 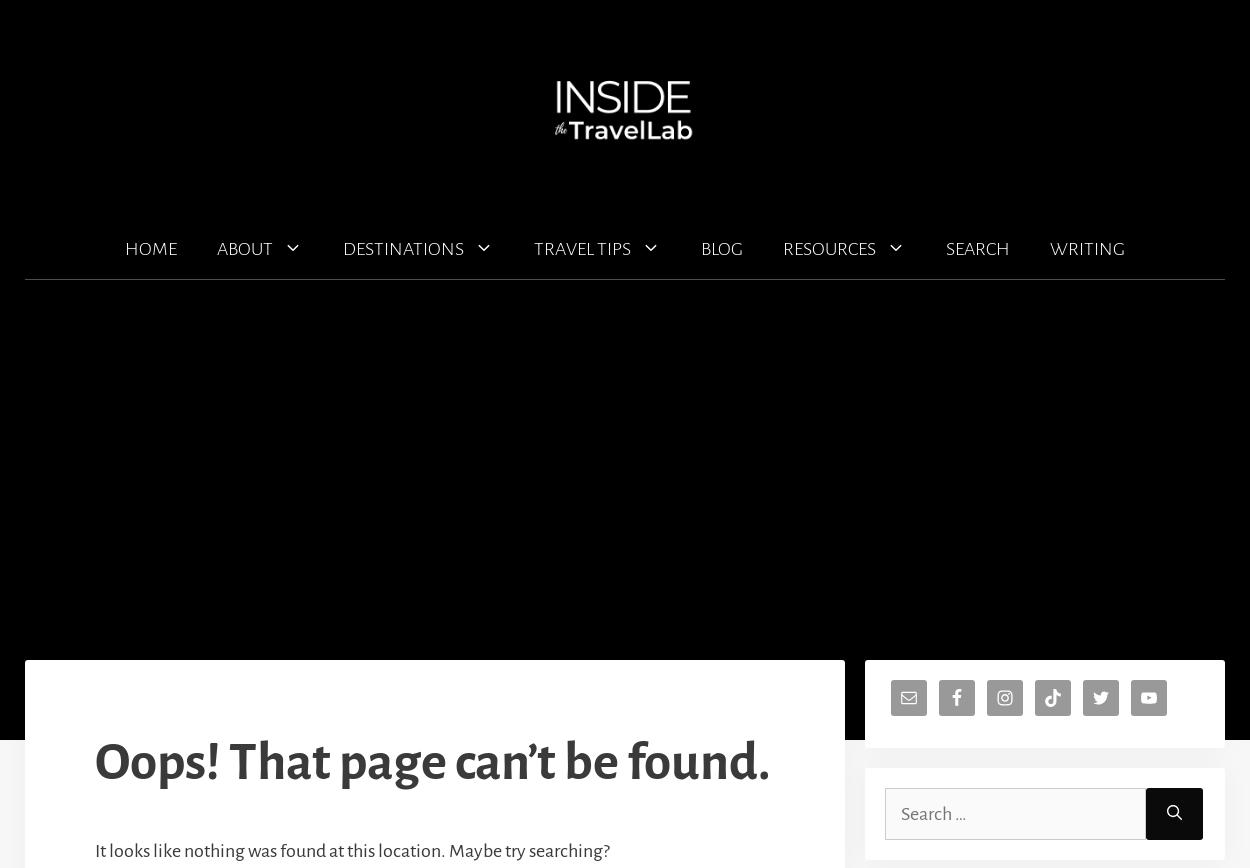 I want to click on 'ABOUT', so click(x=244, y=249).